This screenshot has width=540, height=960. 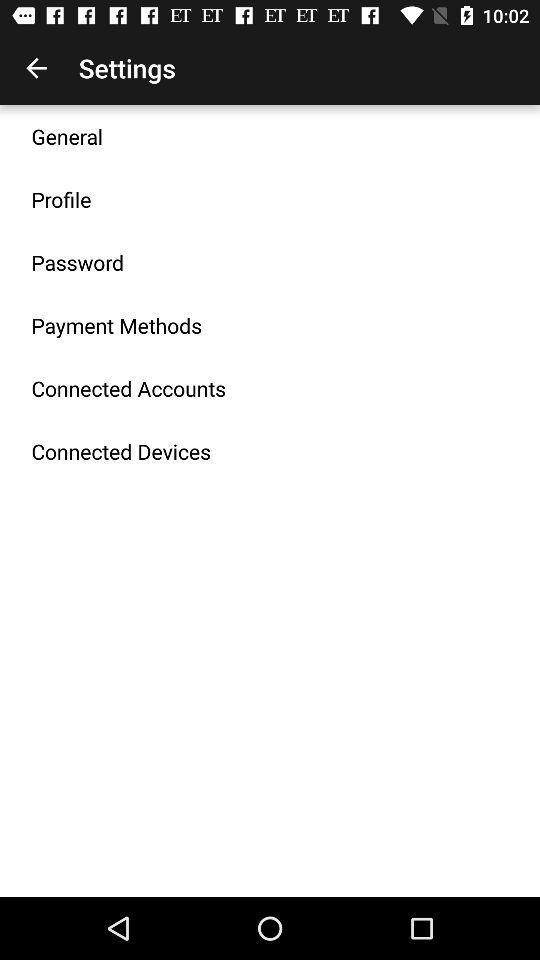 What do you see at coordinates (121, 451) in the screenshot?
I see `the connected devices item` at bounding box center [121, 451].